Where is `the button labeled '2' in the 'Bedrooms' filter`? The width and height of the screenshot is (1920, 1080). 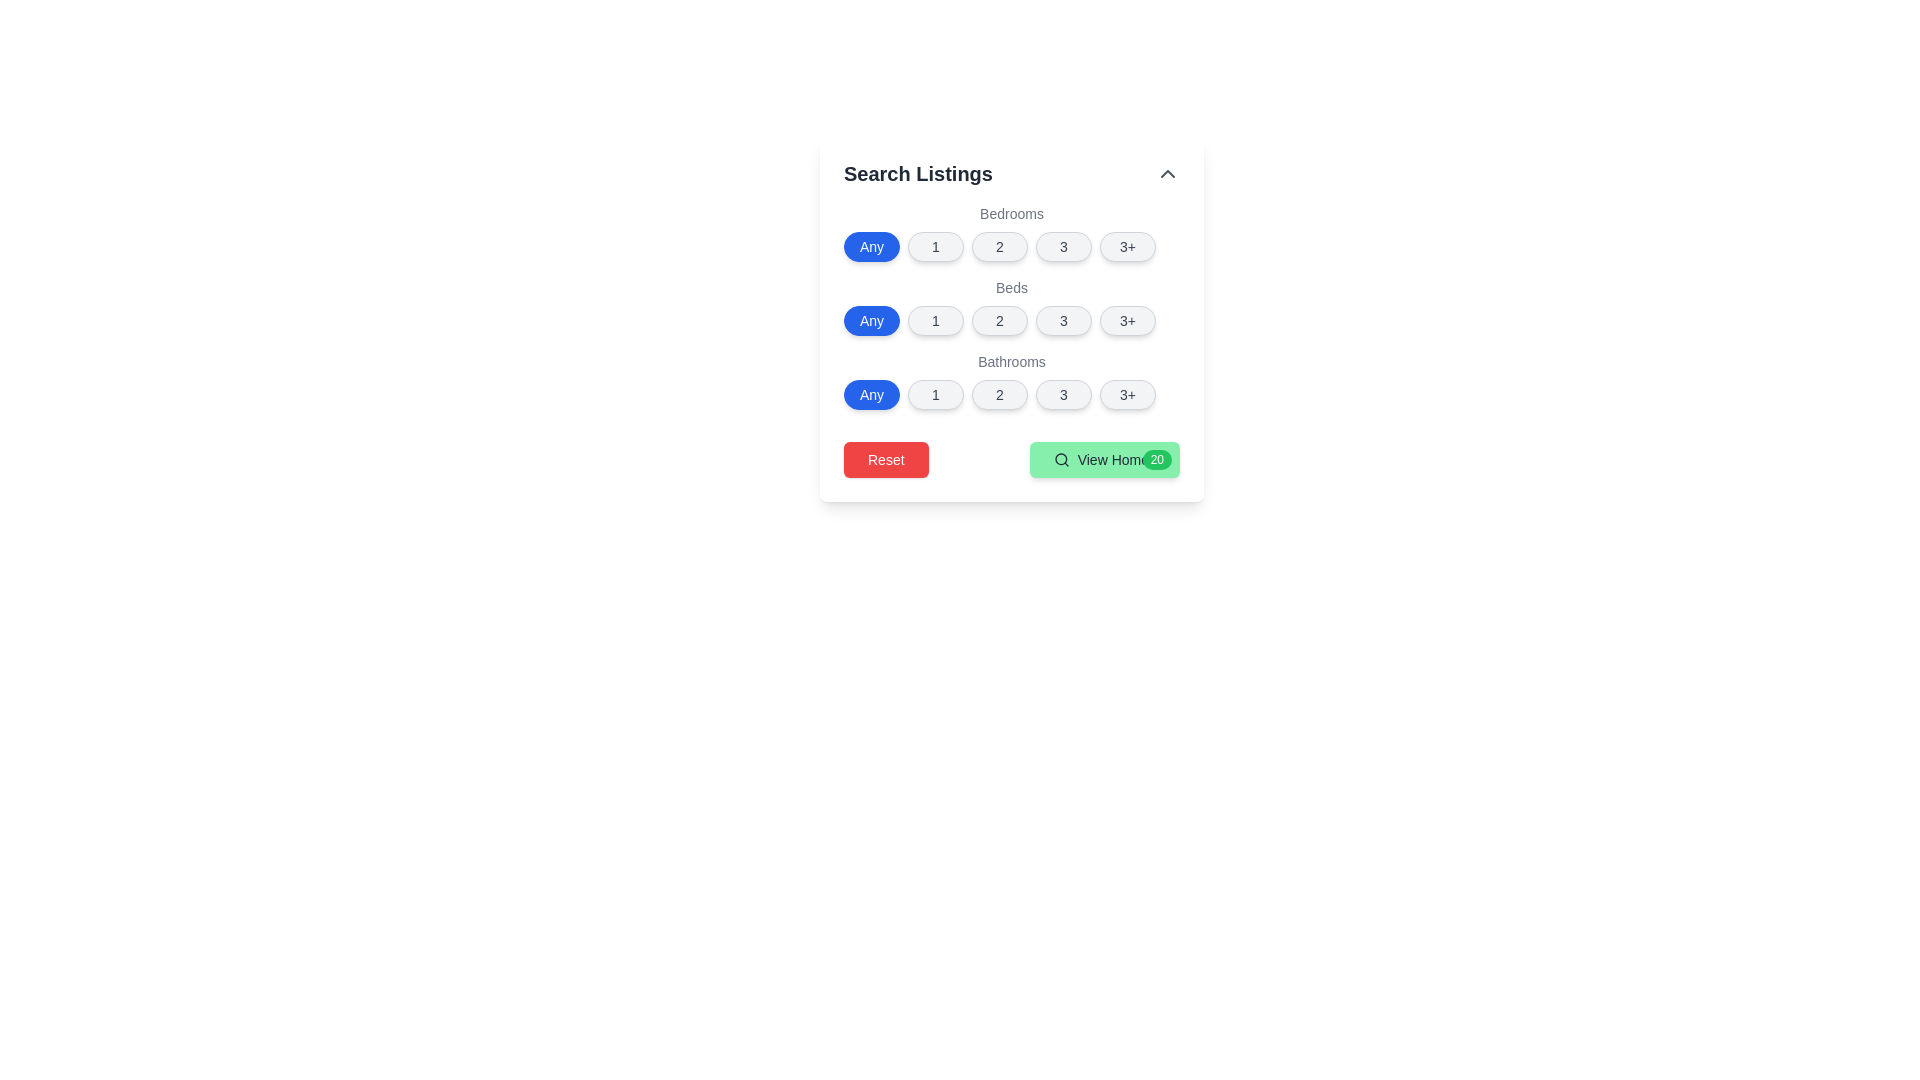
the button labeled '2' in the 'Bedrooms' filter is located at coordinates (999, 245).